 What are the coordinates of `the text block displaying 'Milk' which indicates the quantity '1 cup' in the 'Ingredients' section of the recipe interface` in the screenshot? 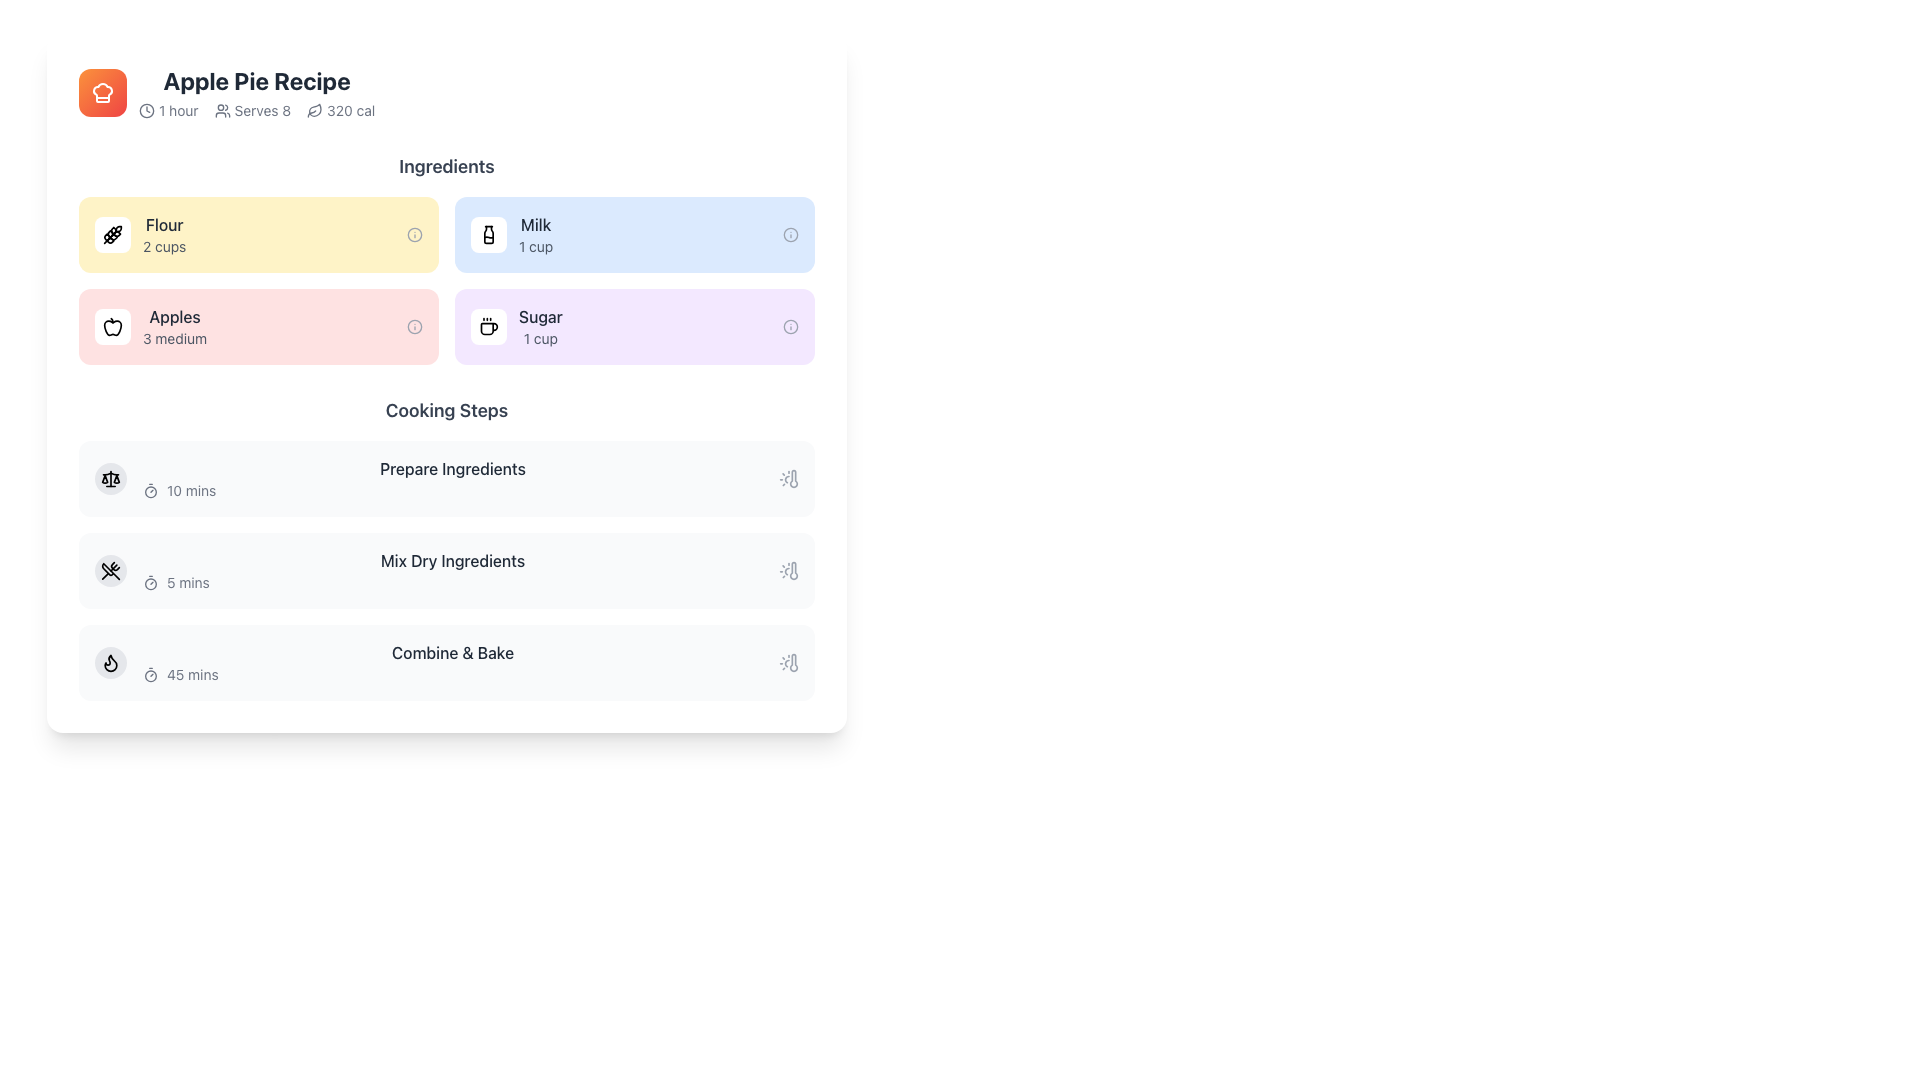 It's located at (536, 234).